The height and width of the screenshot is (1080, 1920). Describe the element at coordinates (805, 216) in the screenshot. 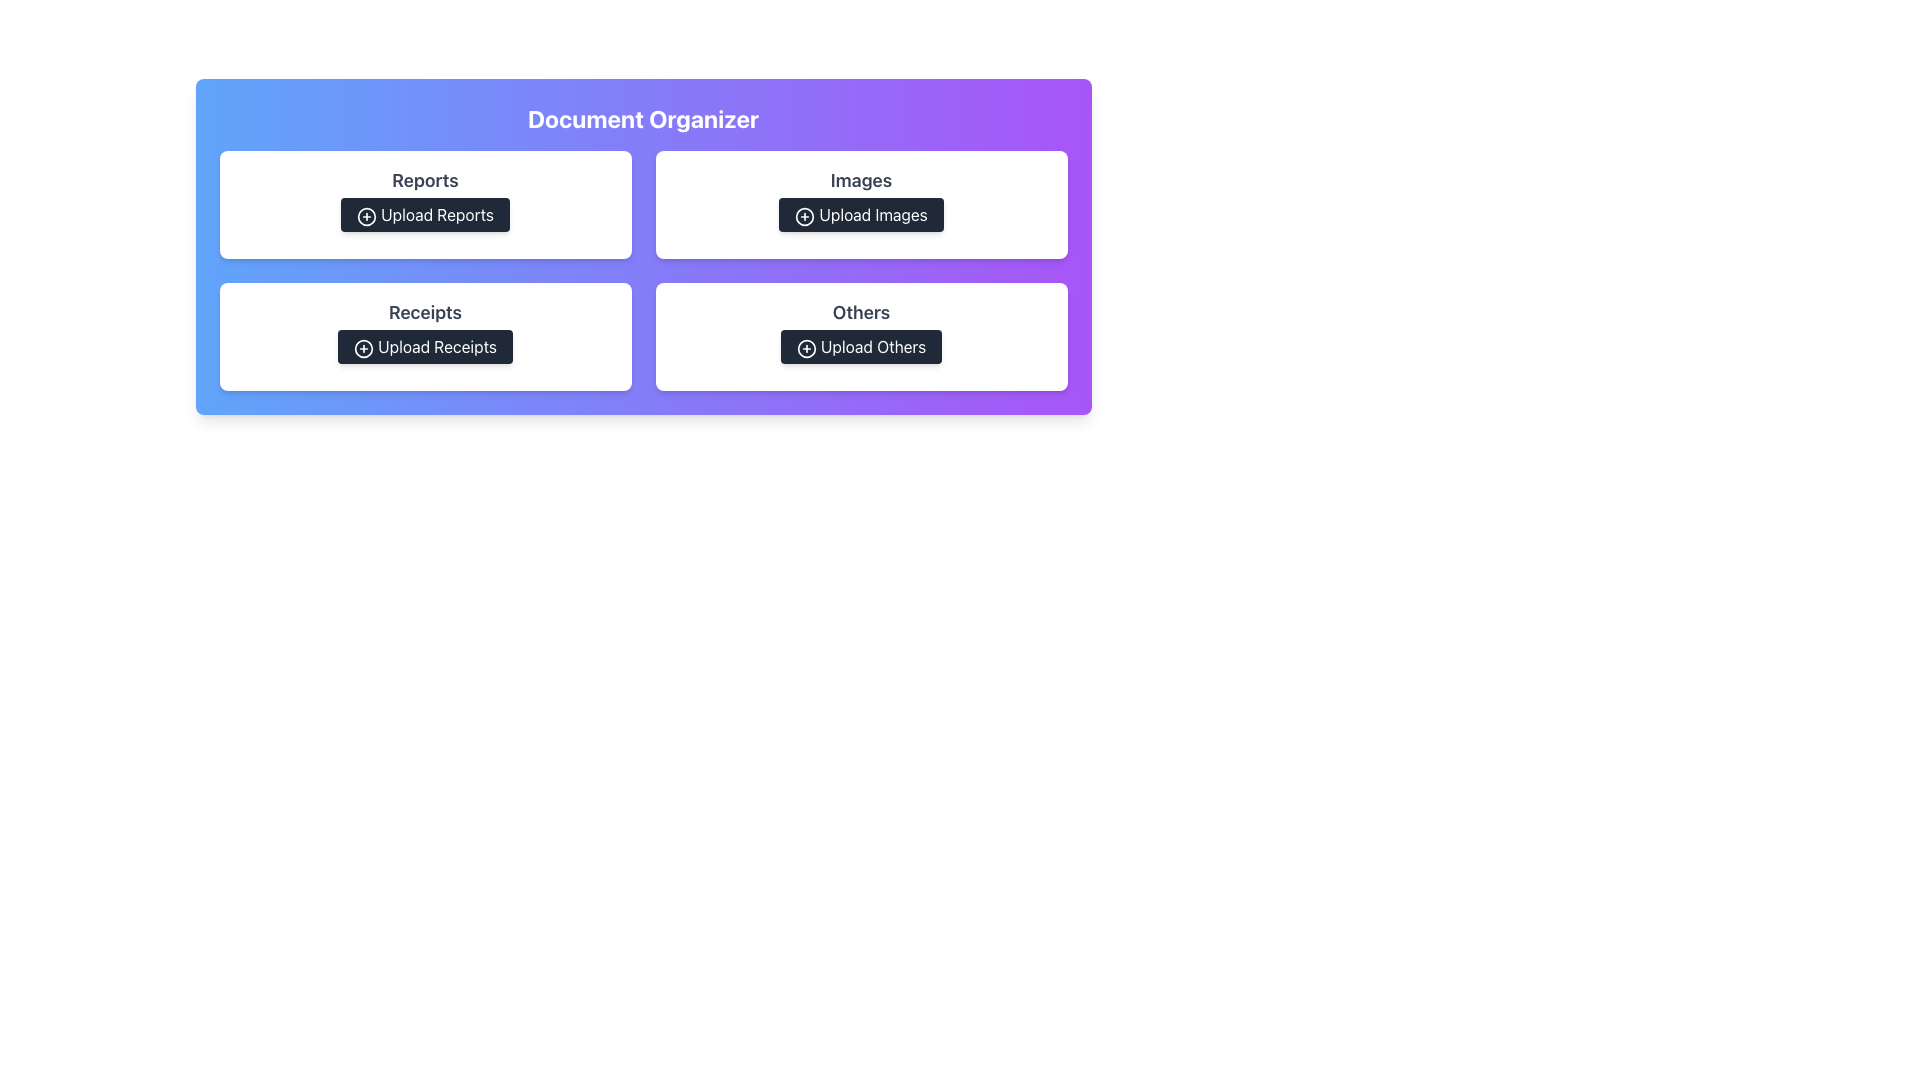

I see `the SVG Circle element that is part of the 'Upload Images' button, which is located in the upper-right quadrant of a 2x2 grid layout` at that location.